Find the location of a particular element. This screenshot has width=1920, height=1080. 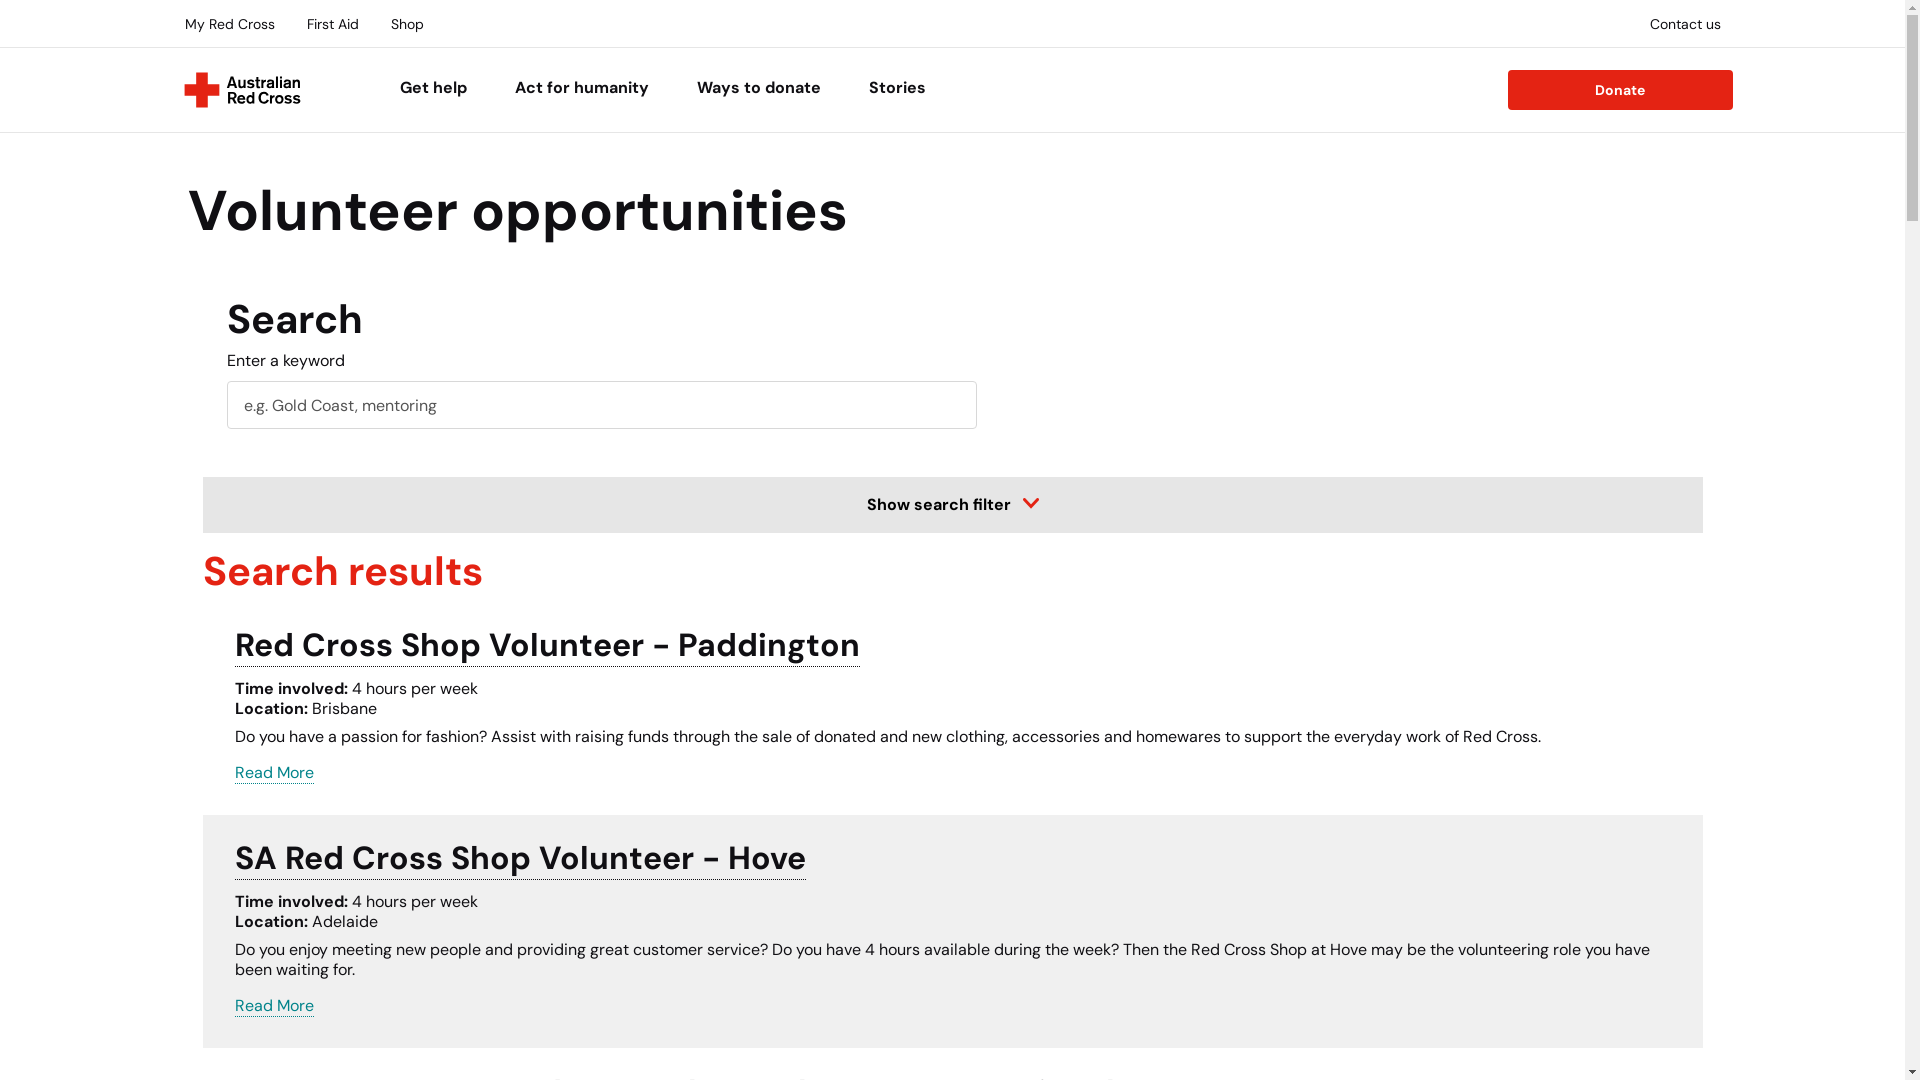

'Contact us' is located at coordinates (1684, 23).